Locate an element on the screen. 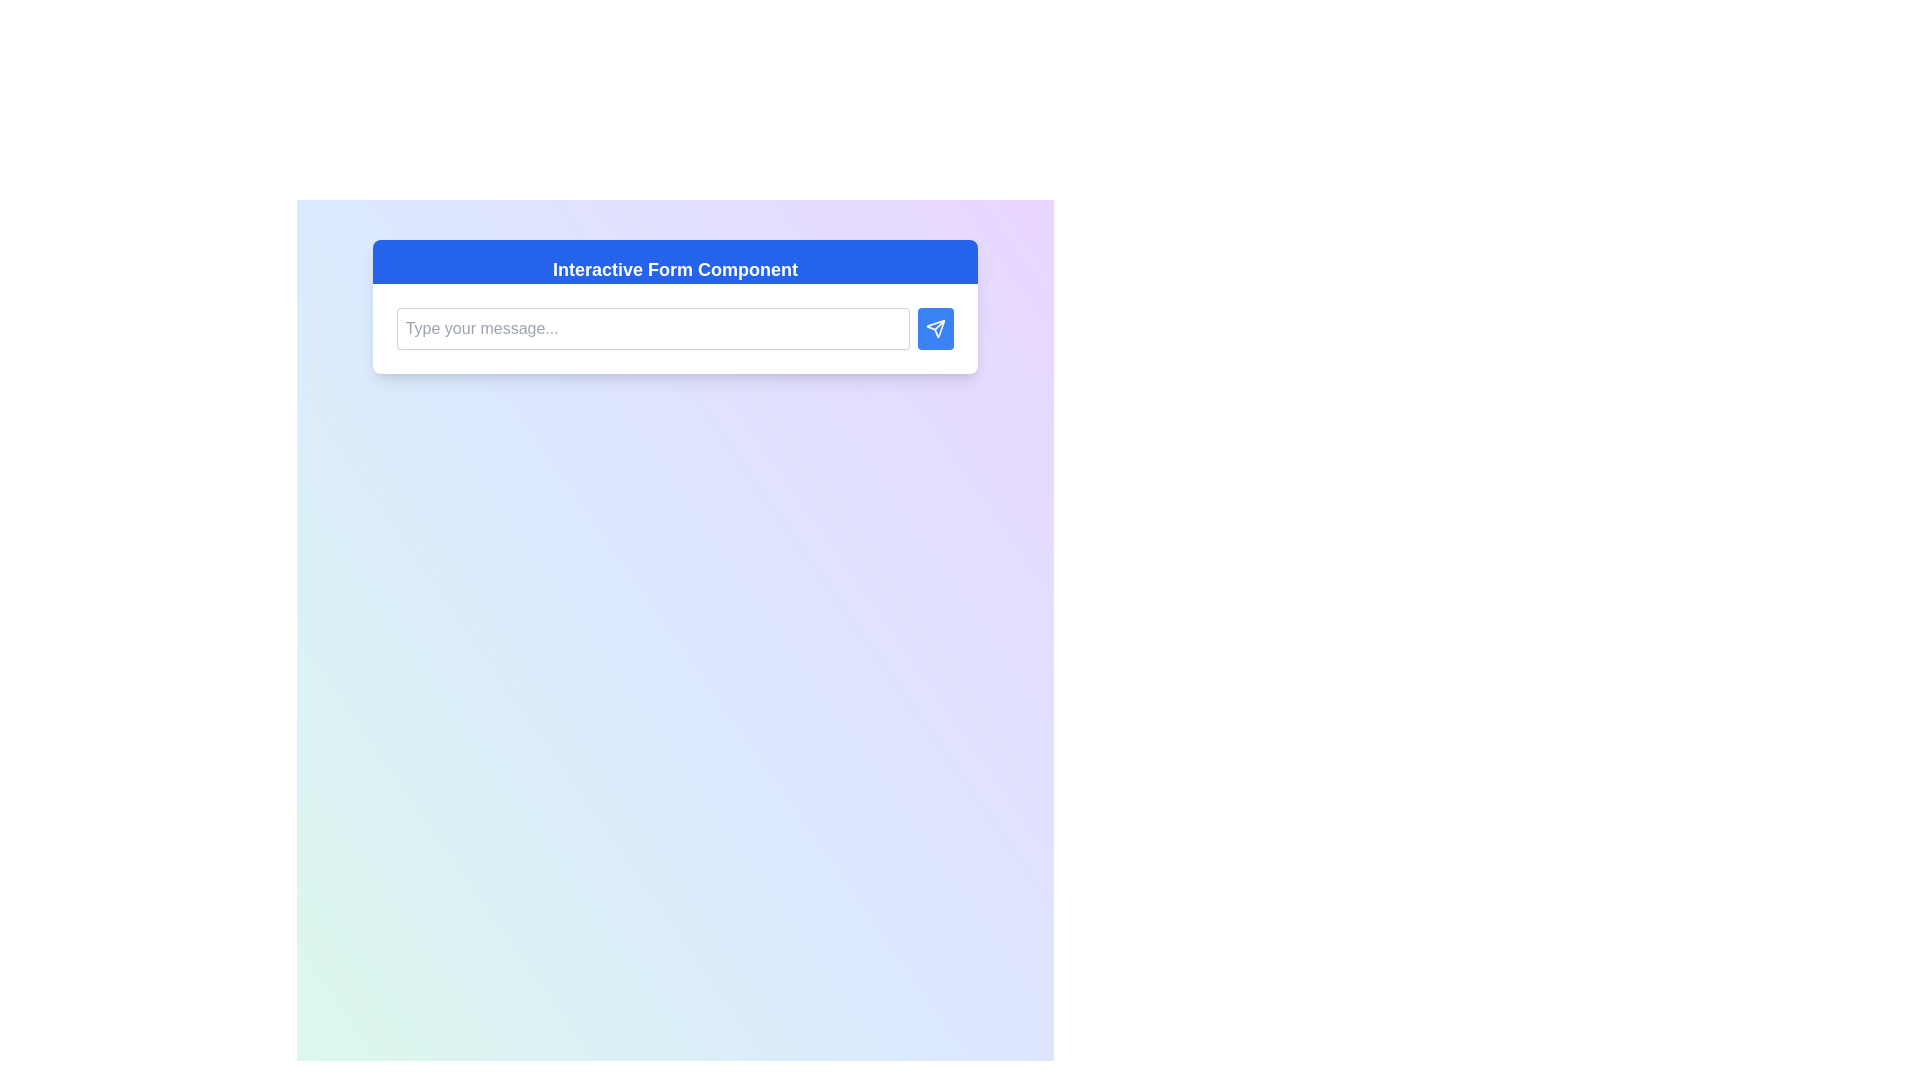 This screenshot has width=1920, height=1080. text label that serves as a title or heading for the form, located at the center of the blue background area of the card or form component is located at coordinates (675, 270).